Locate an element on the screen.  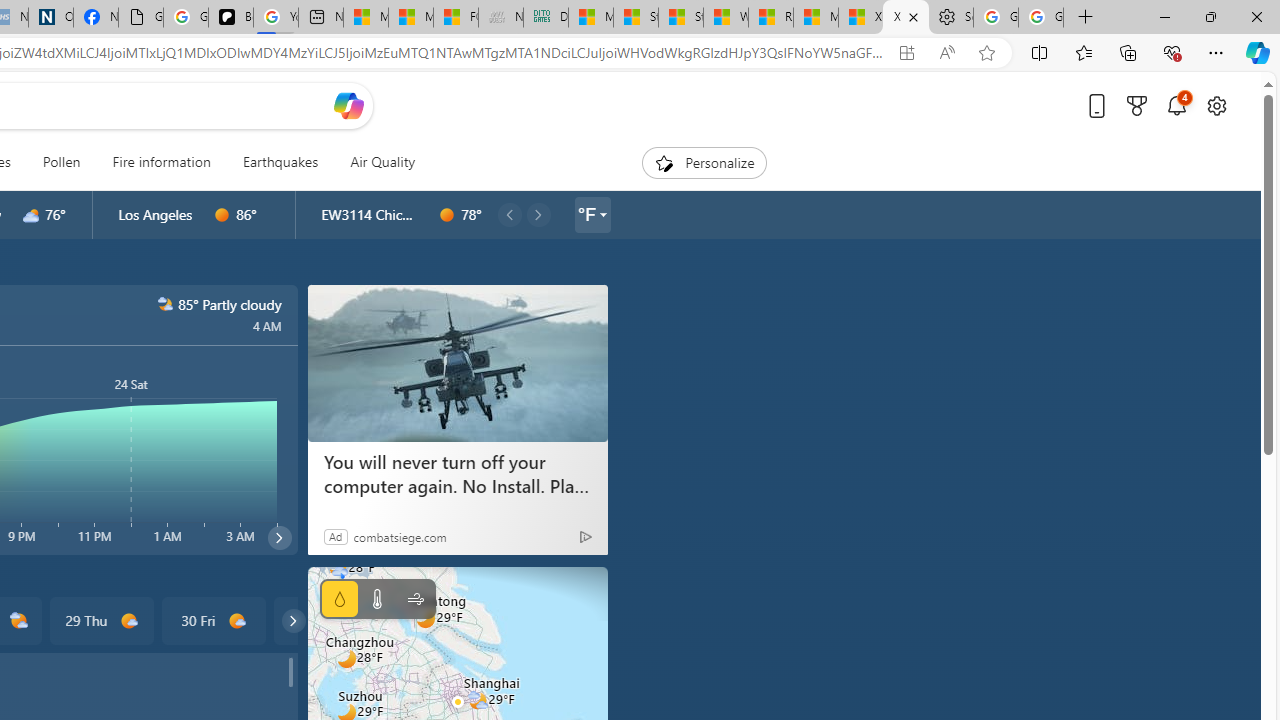
'Earthquakes' is located at coordinates (279, 162).